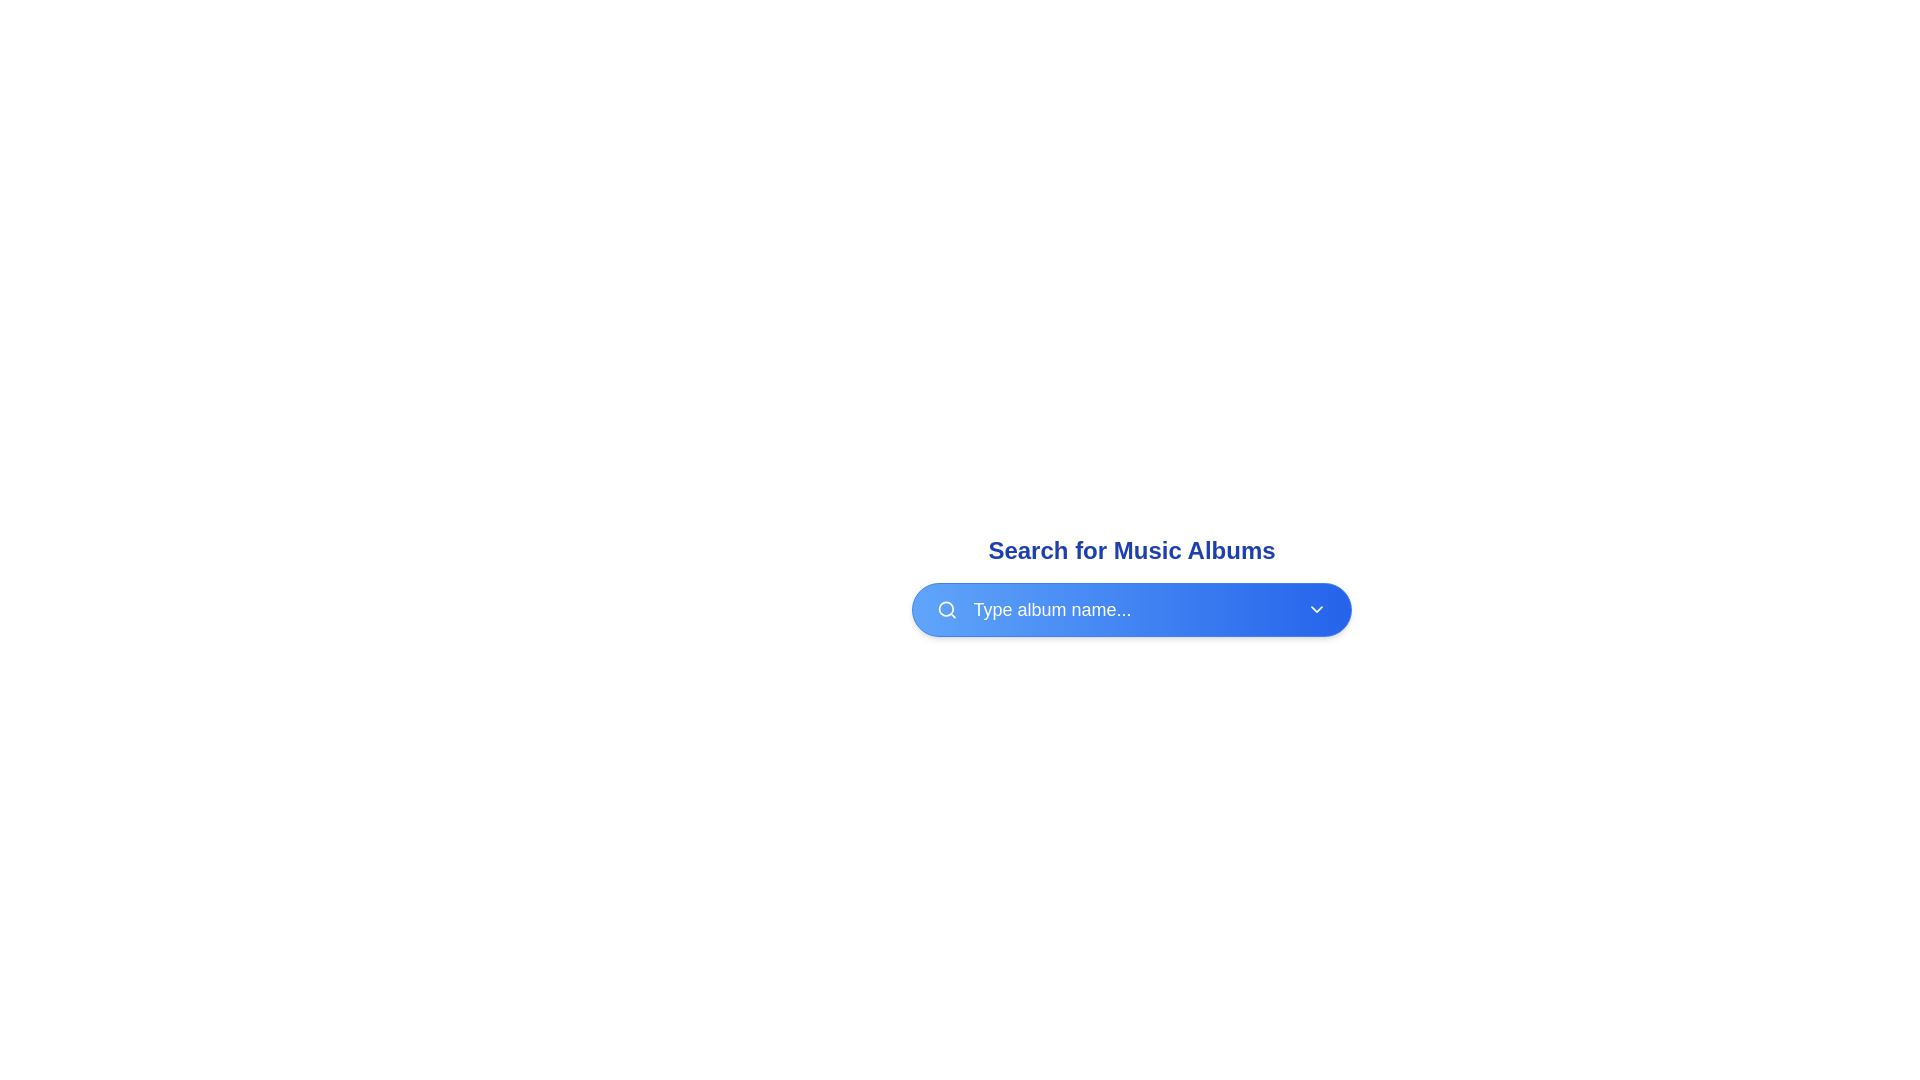 This screenshot has width=1920, height=1080. What do you see at coordinates (1316, 608) in the screenshot?
I see `the dropdown toggle icon located on the far right side of the search bar` at bounding box center [1316, 608].